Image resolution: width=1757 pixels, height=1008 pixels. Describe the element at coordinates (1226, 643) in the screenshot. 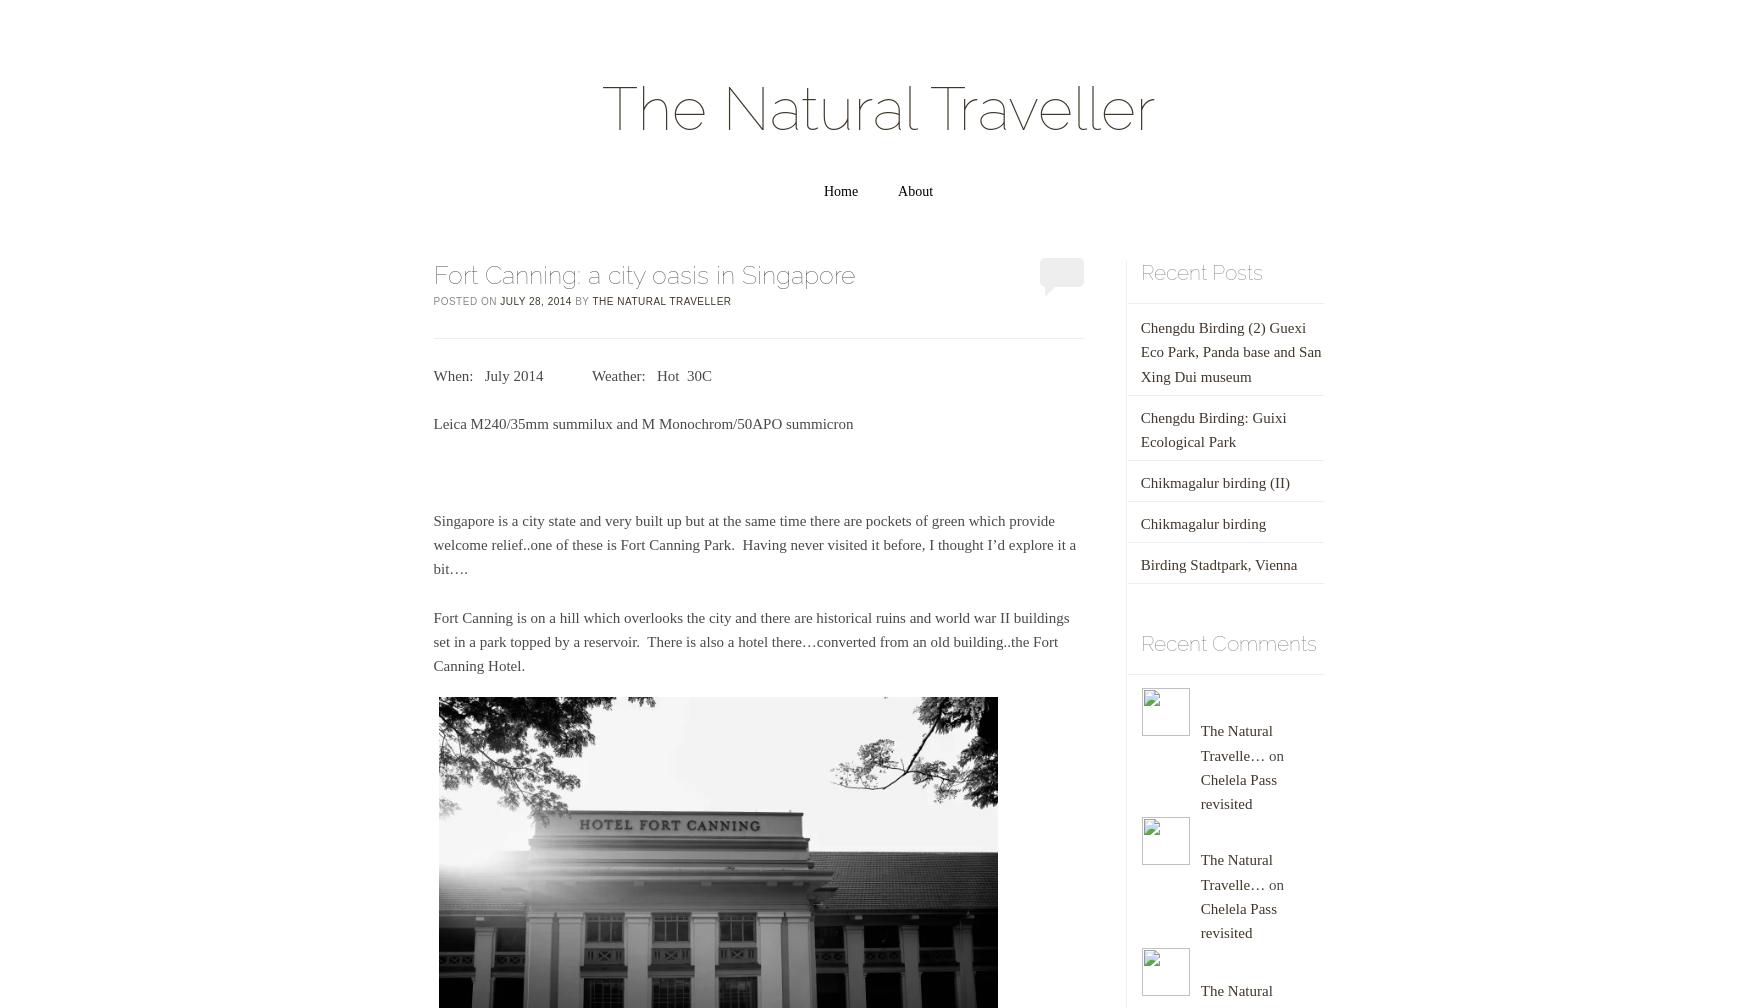

I see `'Recent Comments'` at that location.